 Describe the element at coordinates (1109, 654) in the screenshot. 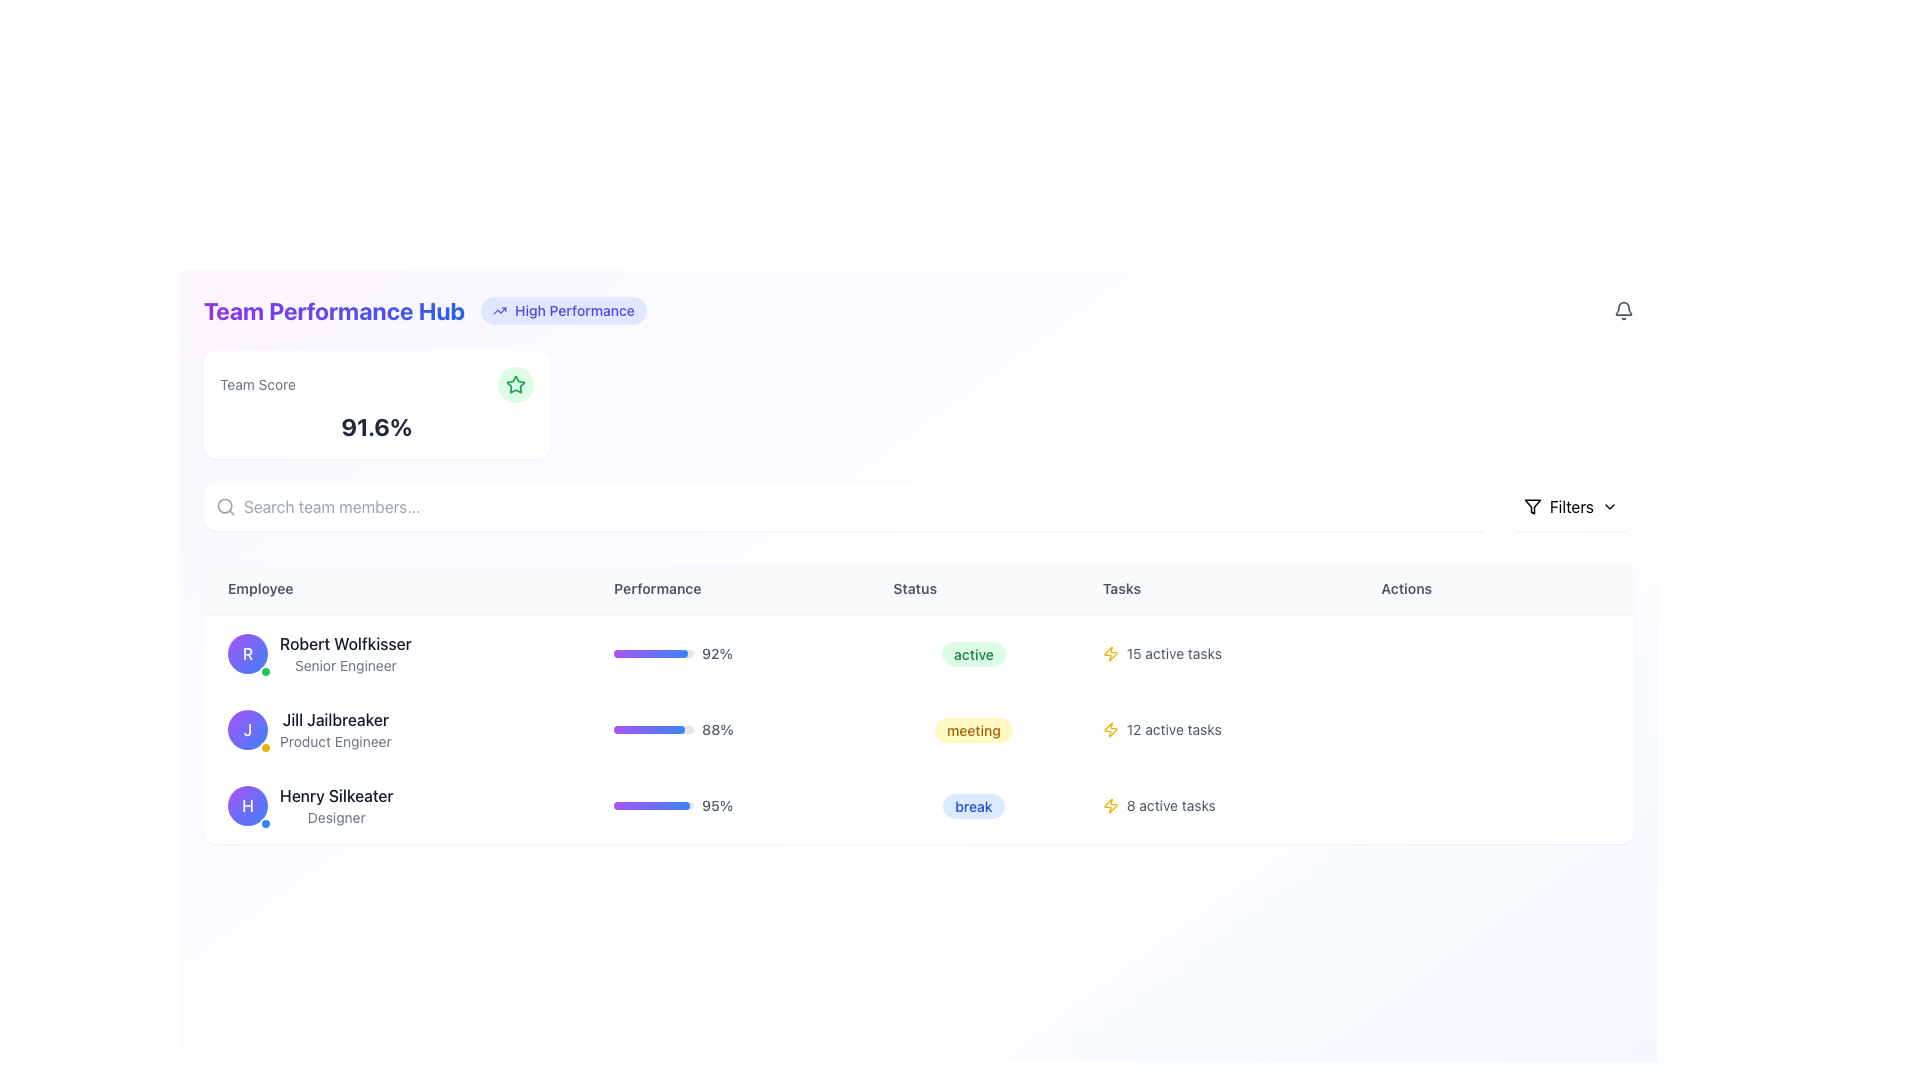

I see `the yellow lightning bolt icon indicating '15 active tasks' in the Tasks column of the table` at that location.